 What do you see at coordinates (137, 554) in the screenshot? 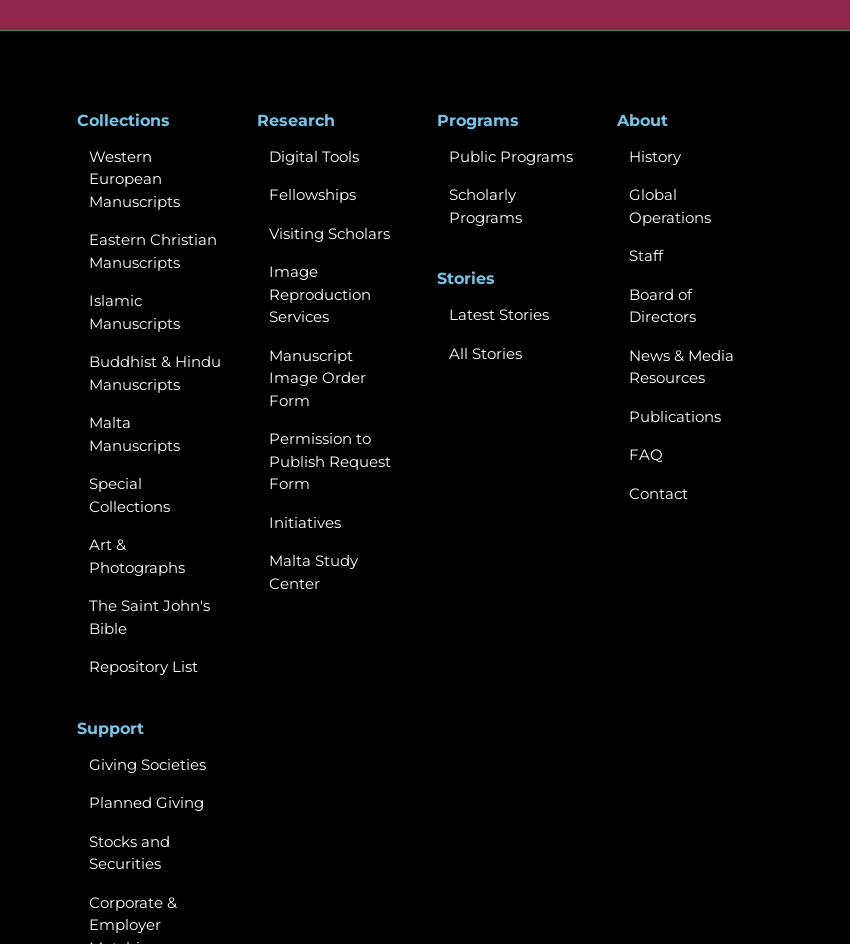
I see `'Art & Photographs'` at bounding box center [137, 554].